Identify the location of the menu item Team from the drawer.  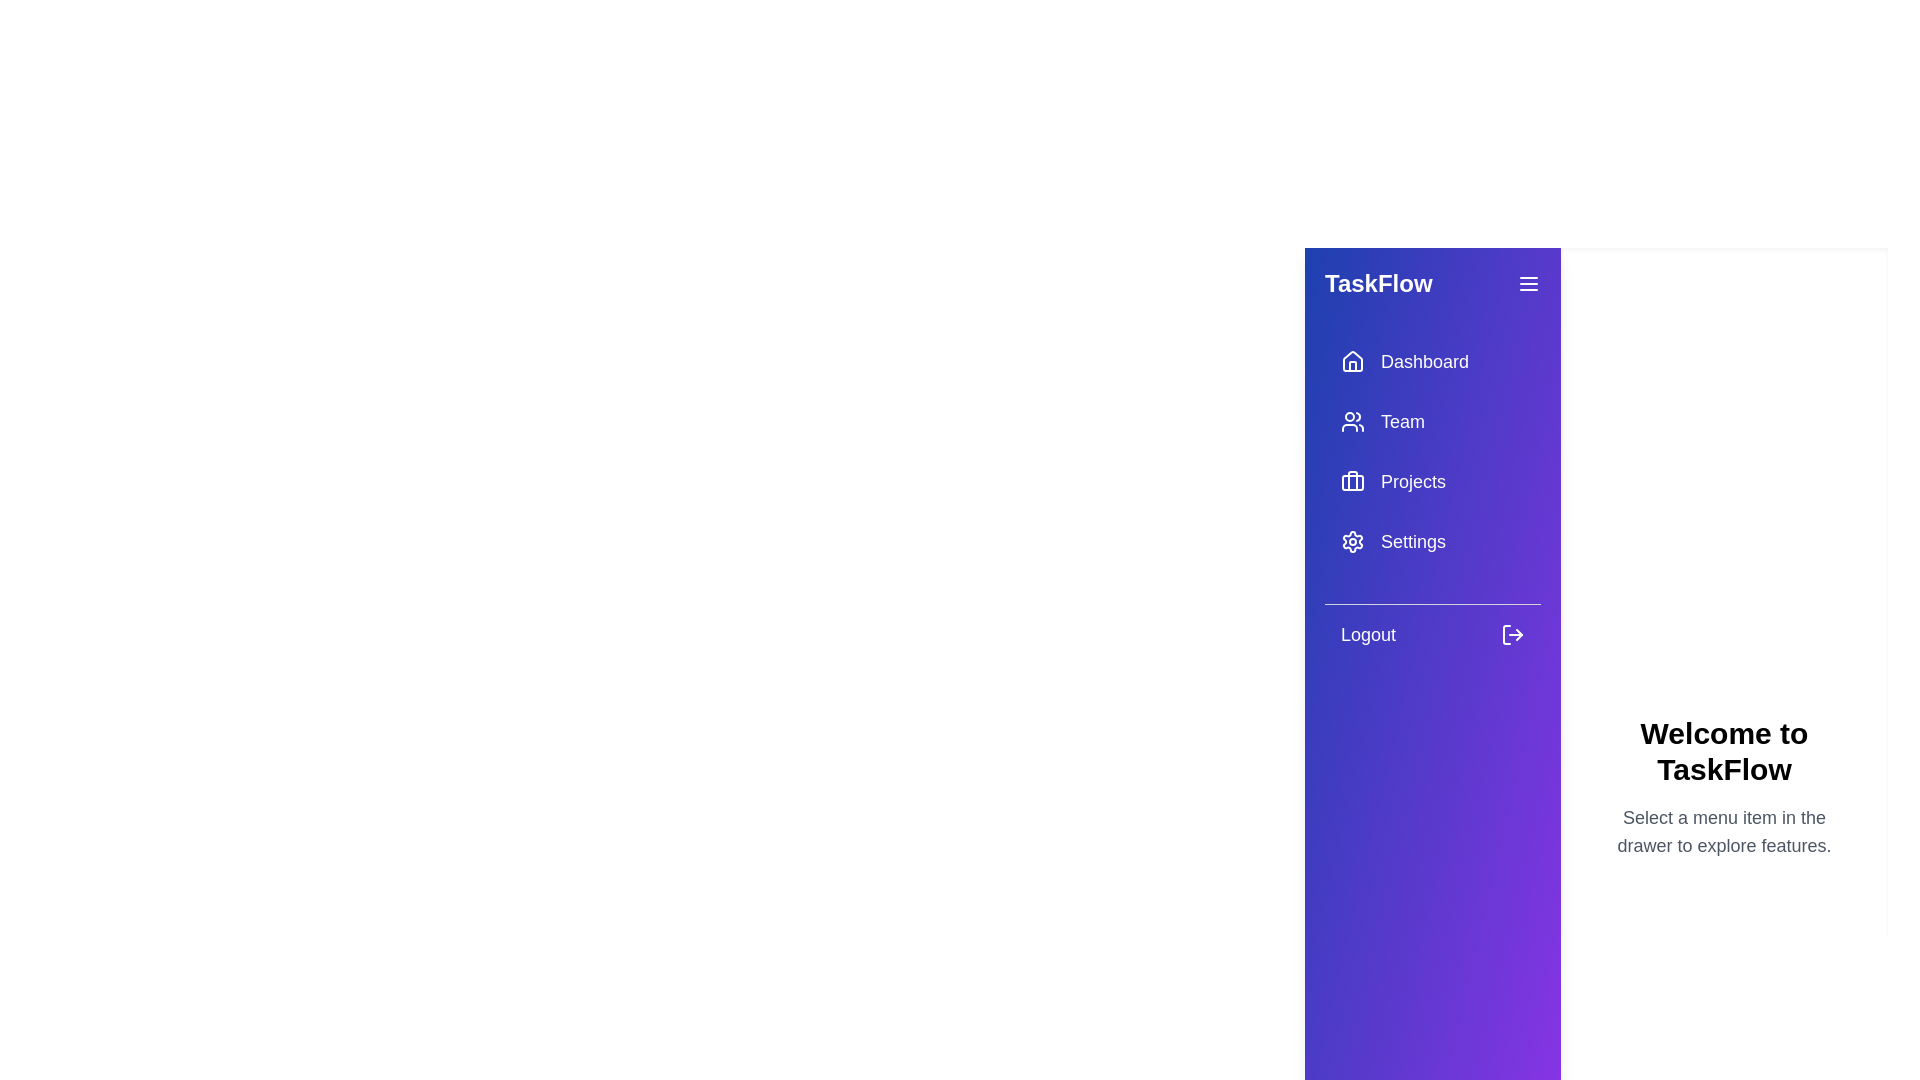
(1432, 420).